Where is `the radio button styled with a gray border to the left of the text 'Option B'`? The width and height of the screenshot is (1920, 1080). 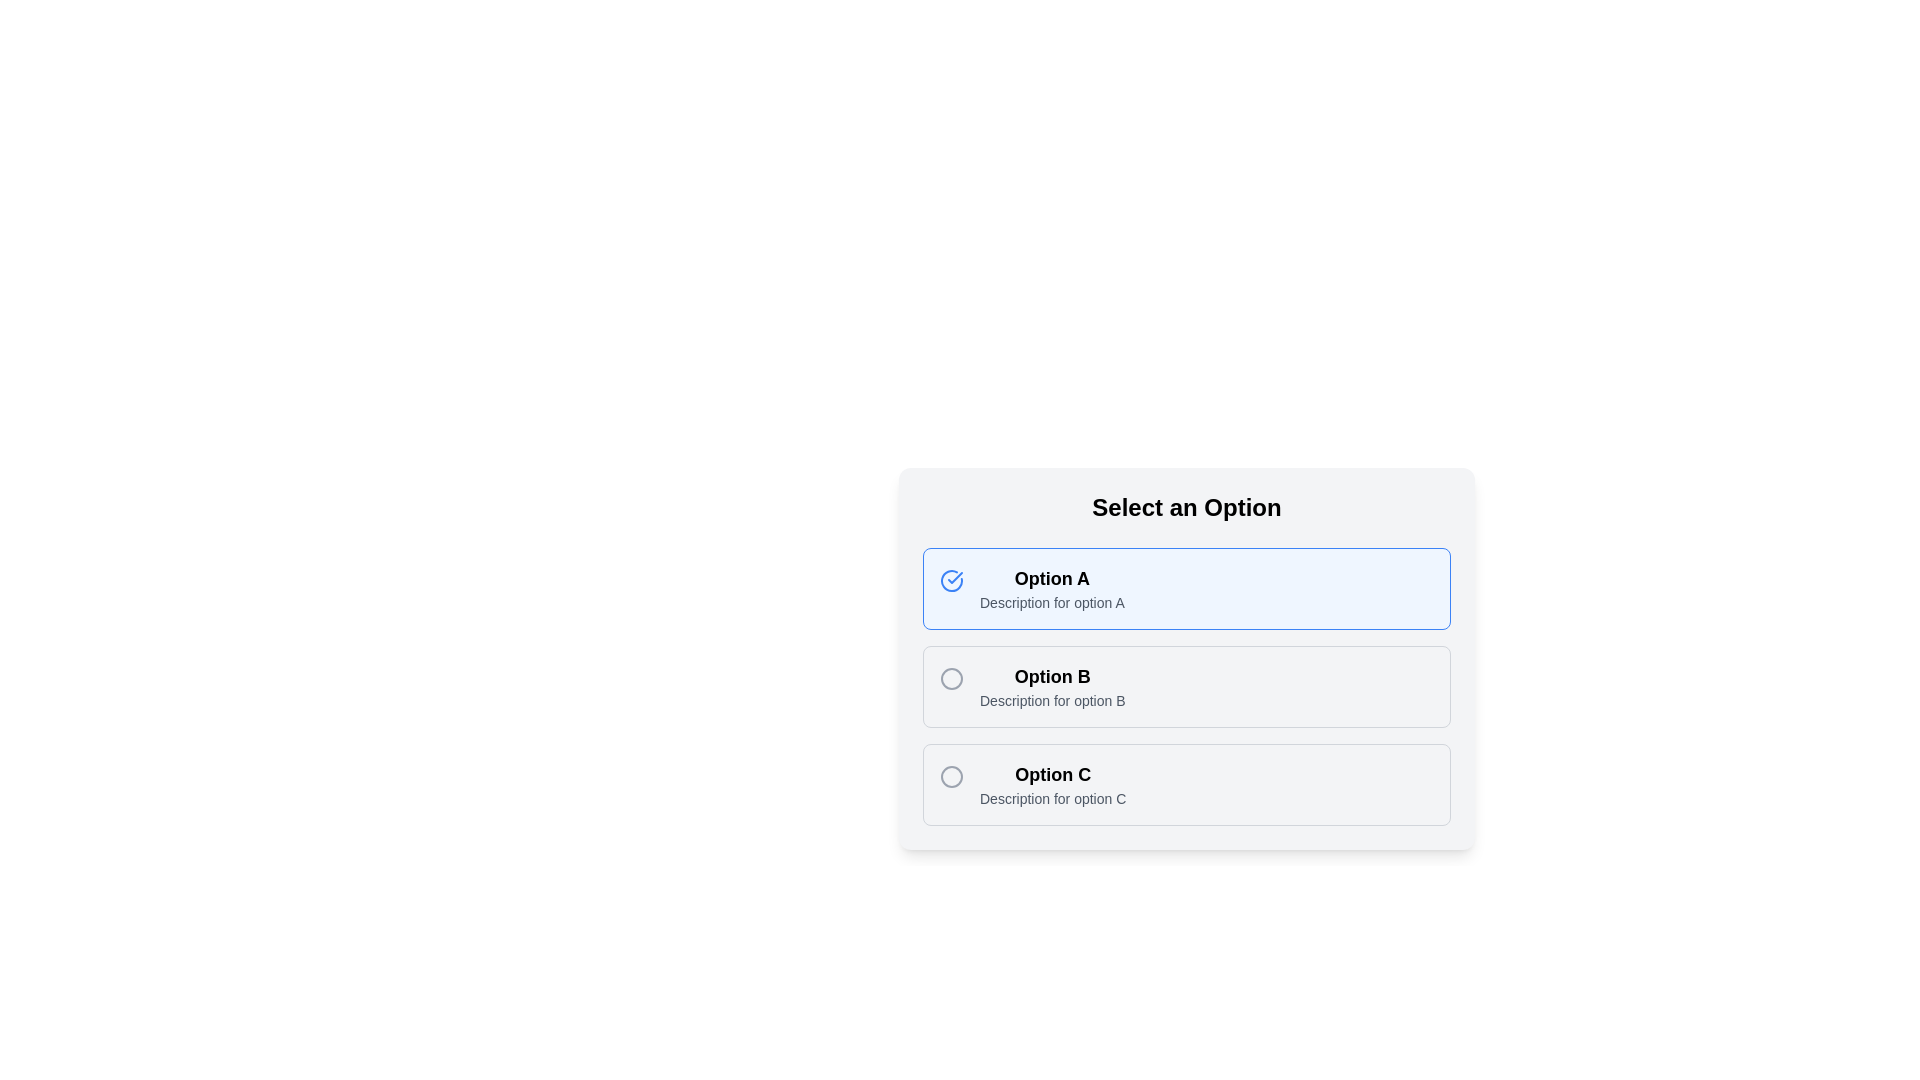
the radio button styled with a gray border to the left of the text 'Option B' is located at coordinates (950, 676).